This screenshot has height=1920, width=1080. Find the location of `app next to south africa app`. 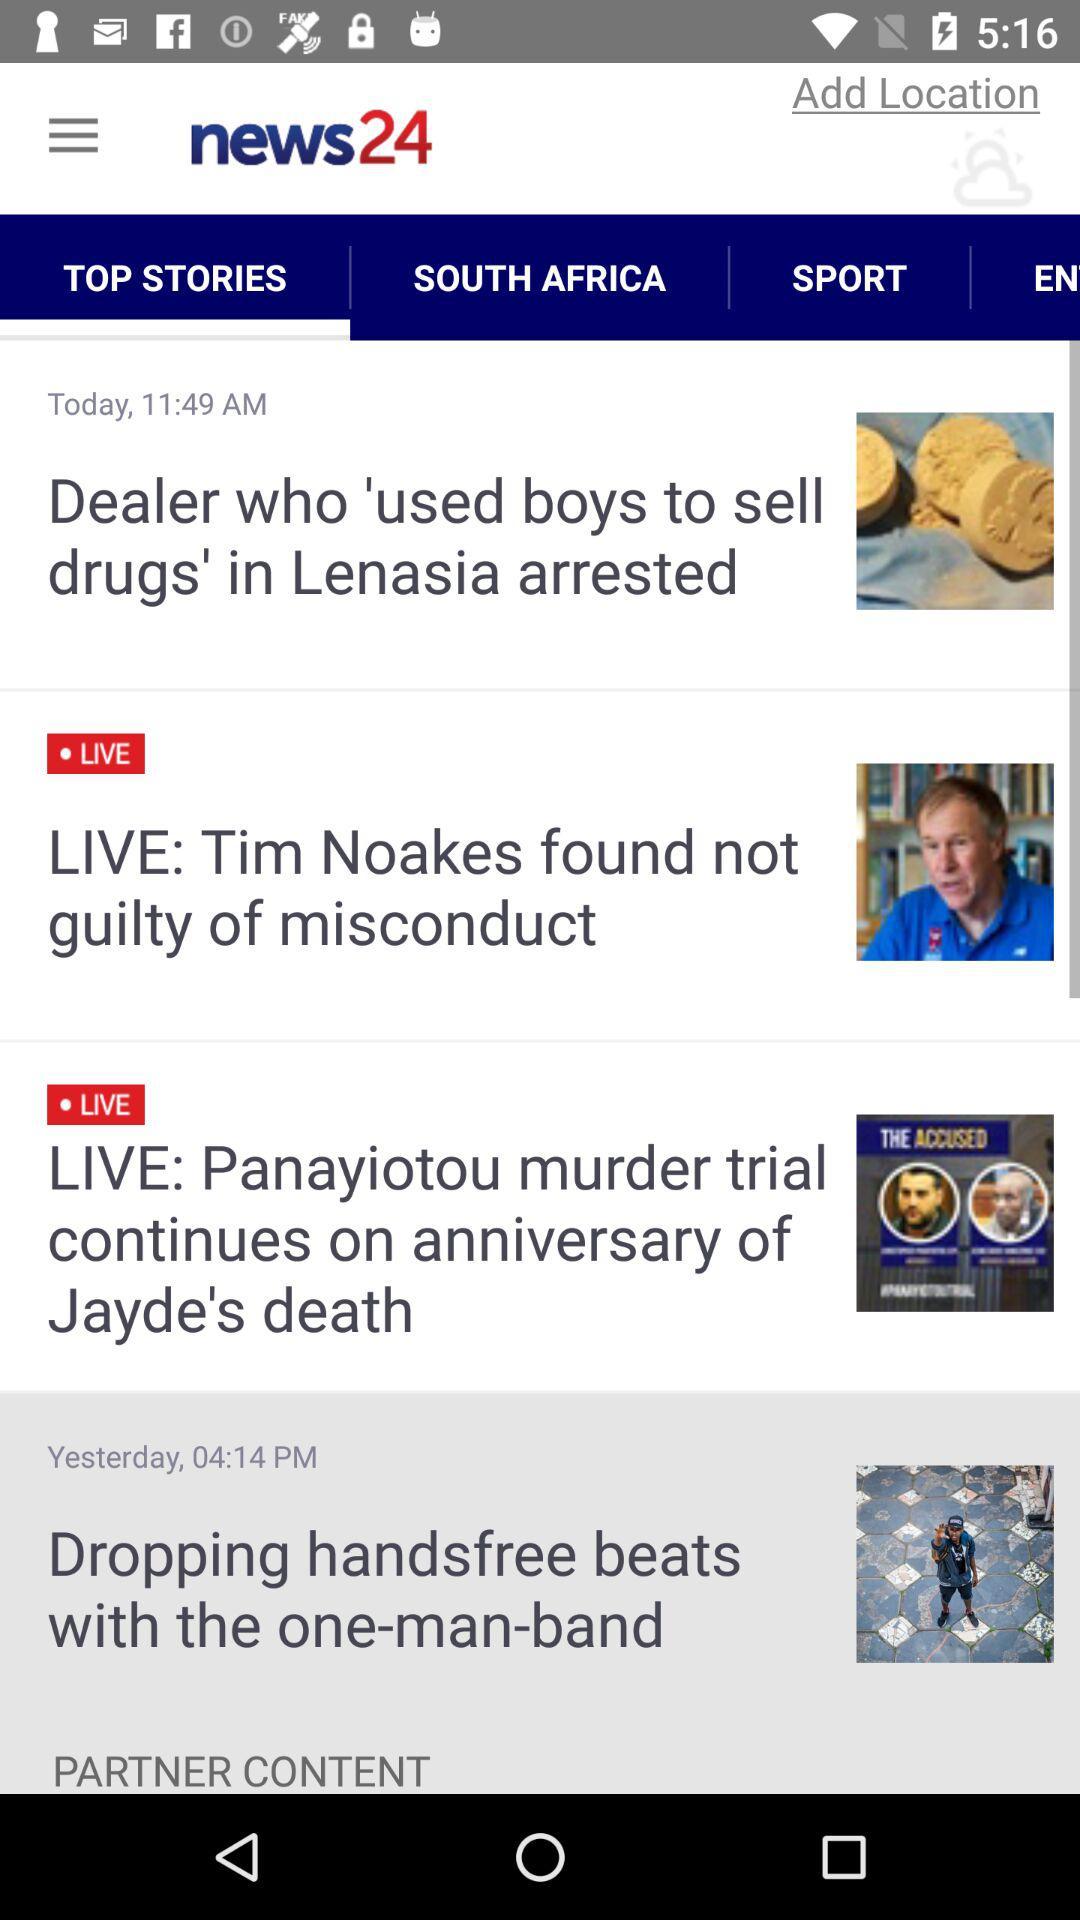

app next to south africa app is located at coordinates (174, 276).